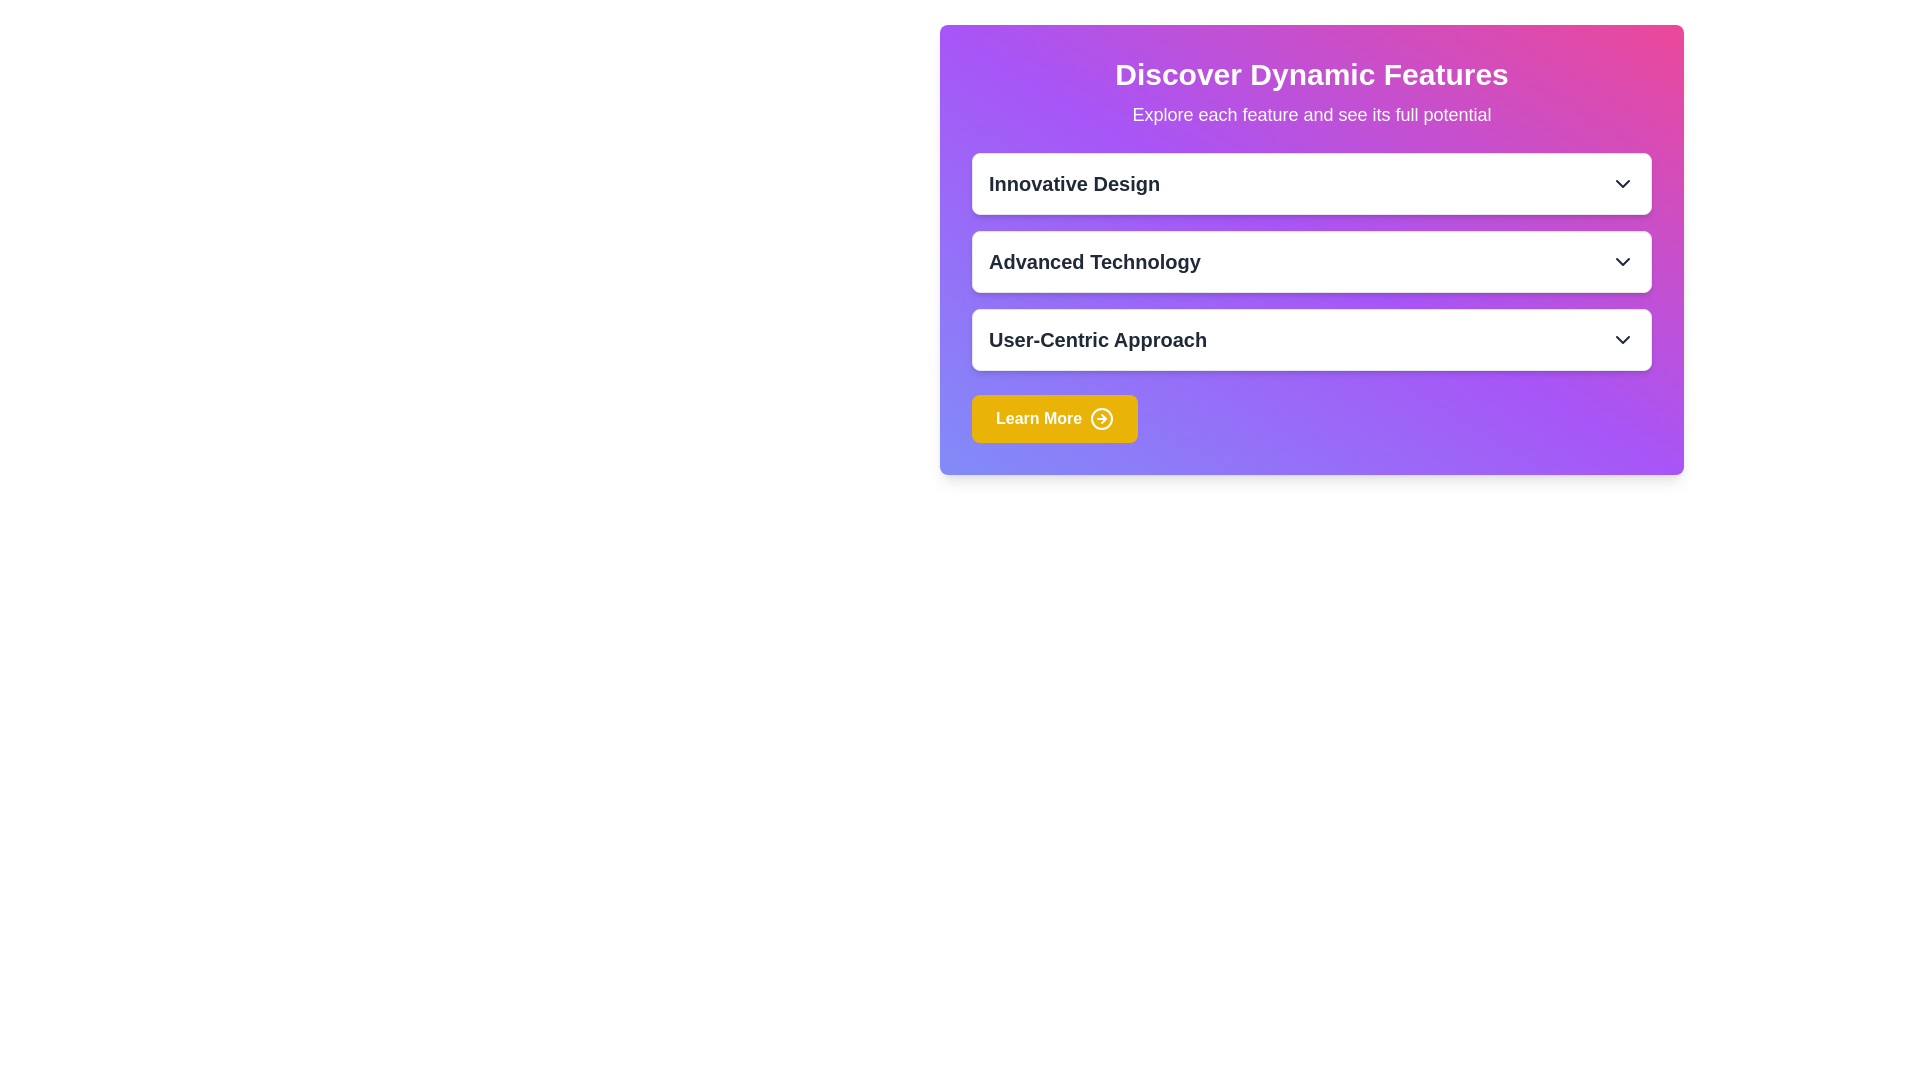 The image size is (1920, 1080). I want to click on the Dropdown toggle, so click(1311, 184).